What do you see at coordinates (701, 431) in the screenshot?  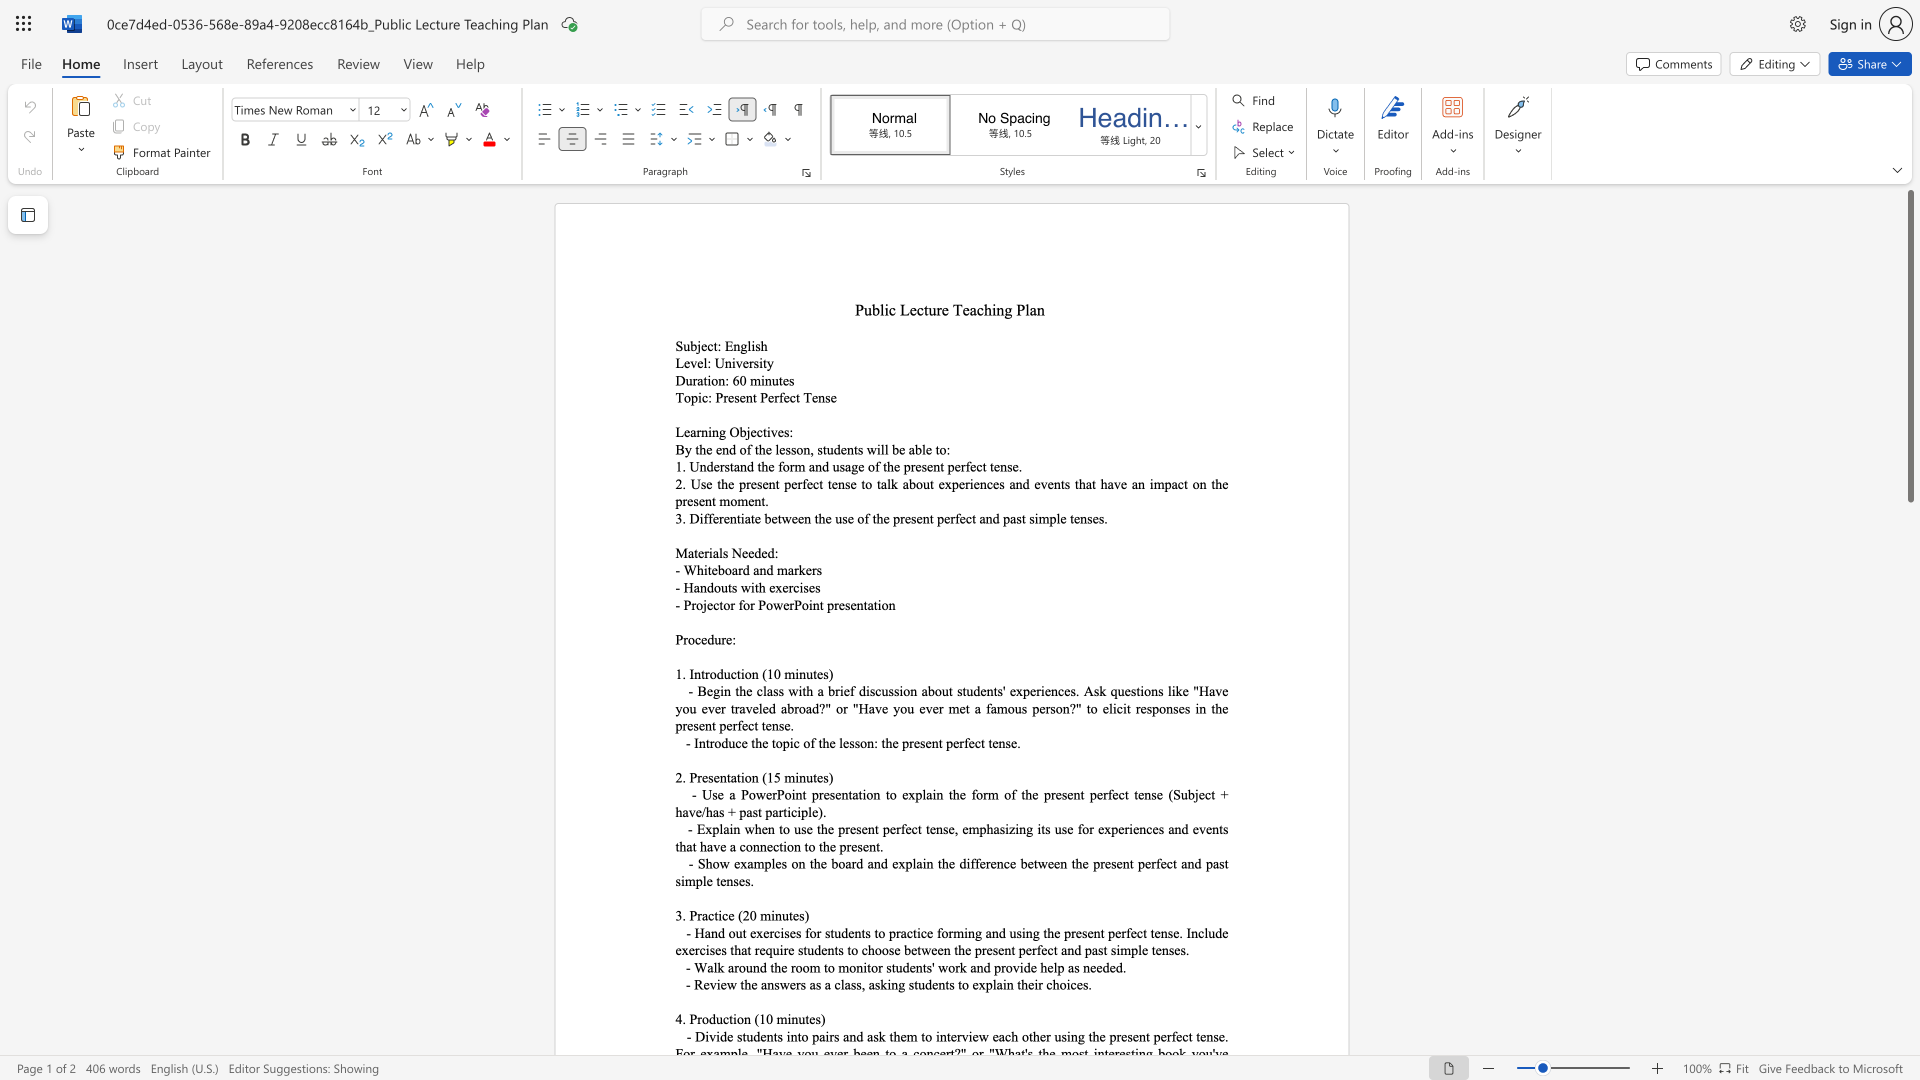 I see `the subset text "ning Objecti" within the text "Learning Objectives:"` at bounding box center [701, 431].